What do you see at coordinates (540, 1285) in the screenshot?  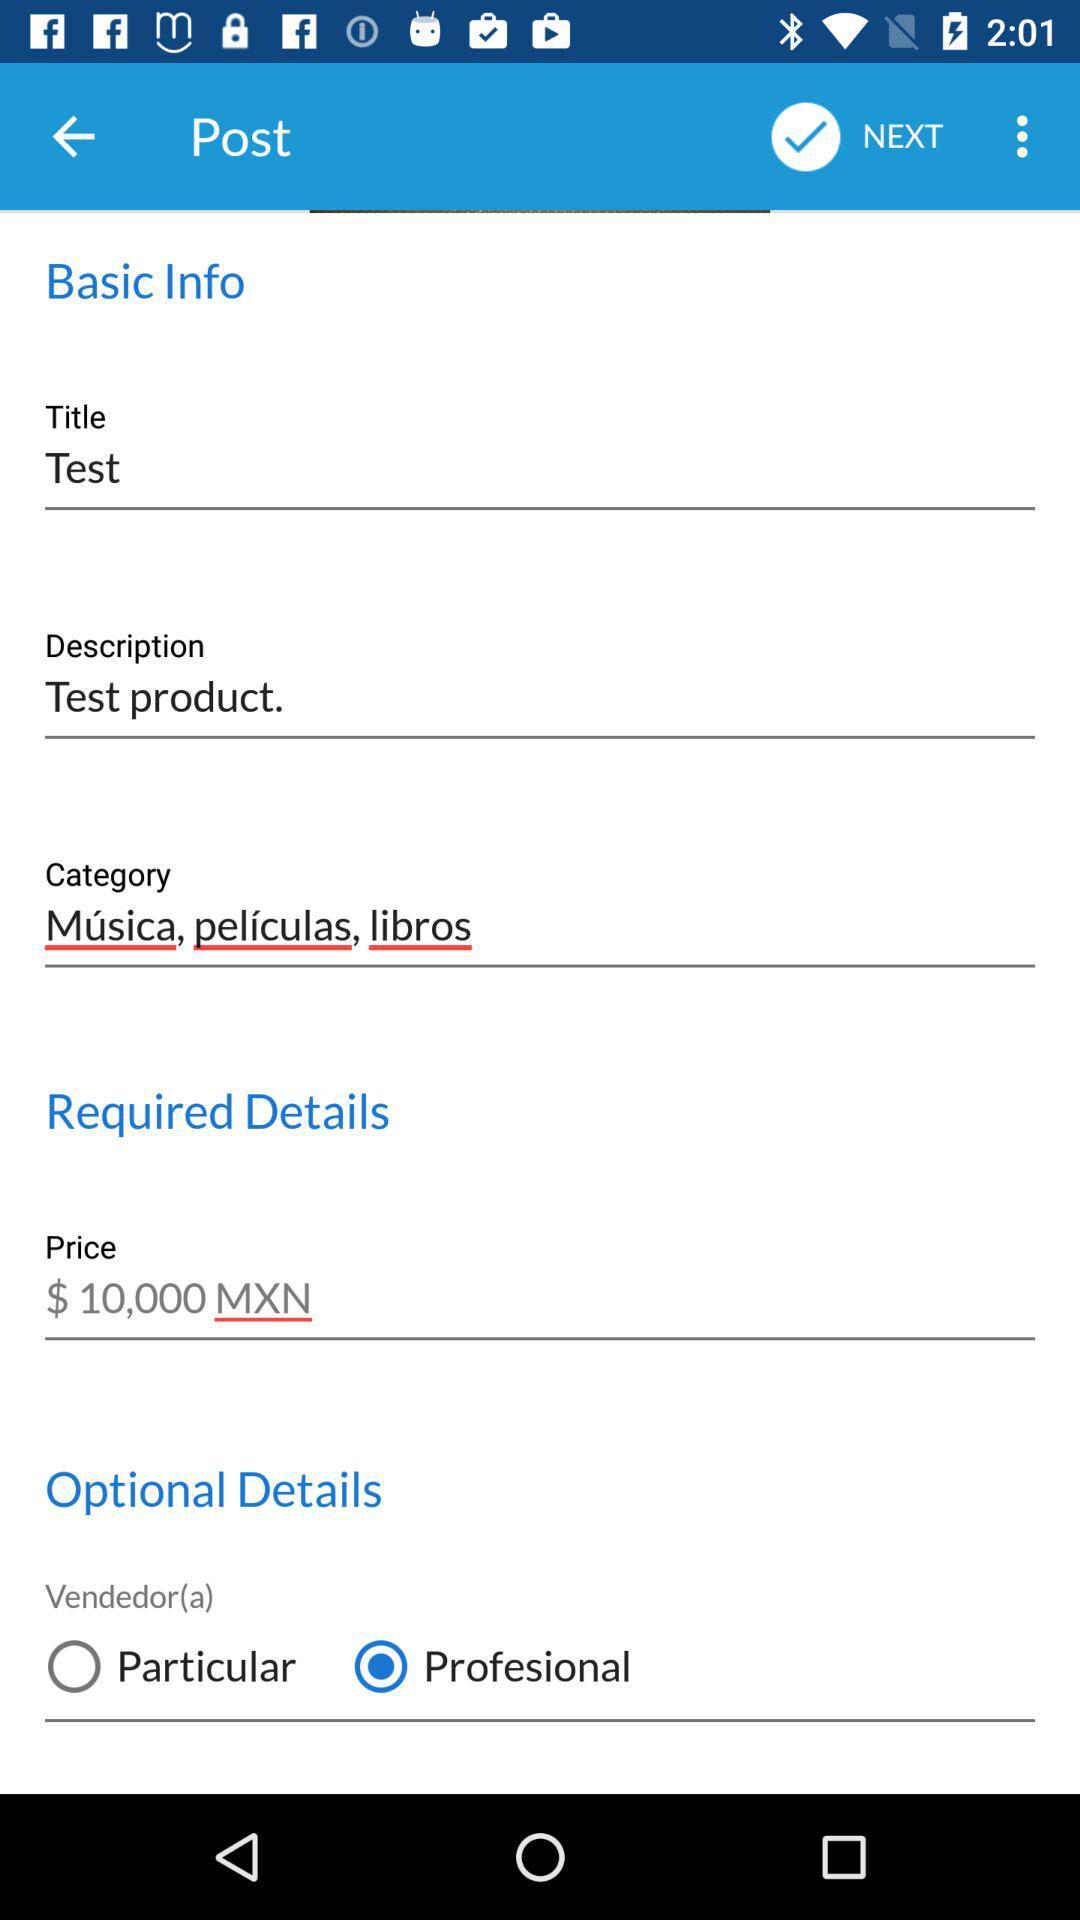 I see `the option below required details` at bounding box center [540, 1285].